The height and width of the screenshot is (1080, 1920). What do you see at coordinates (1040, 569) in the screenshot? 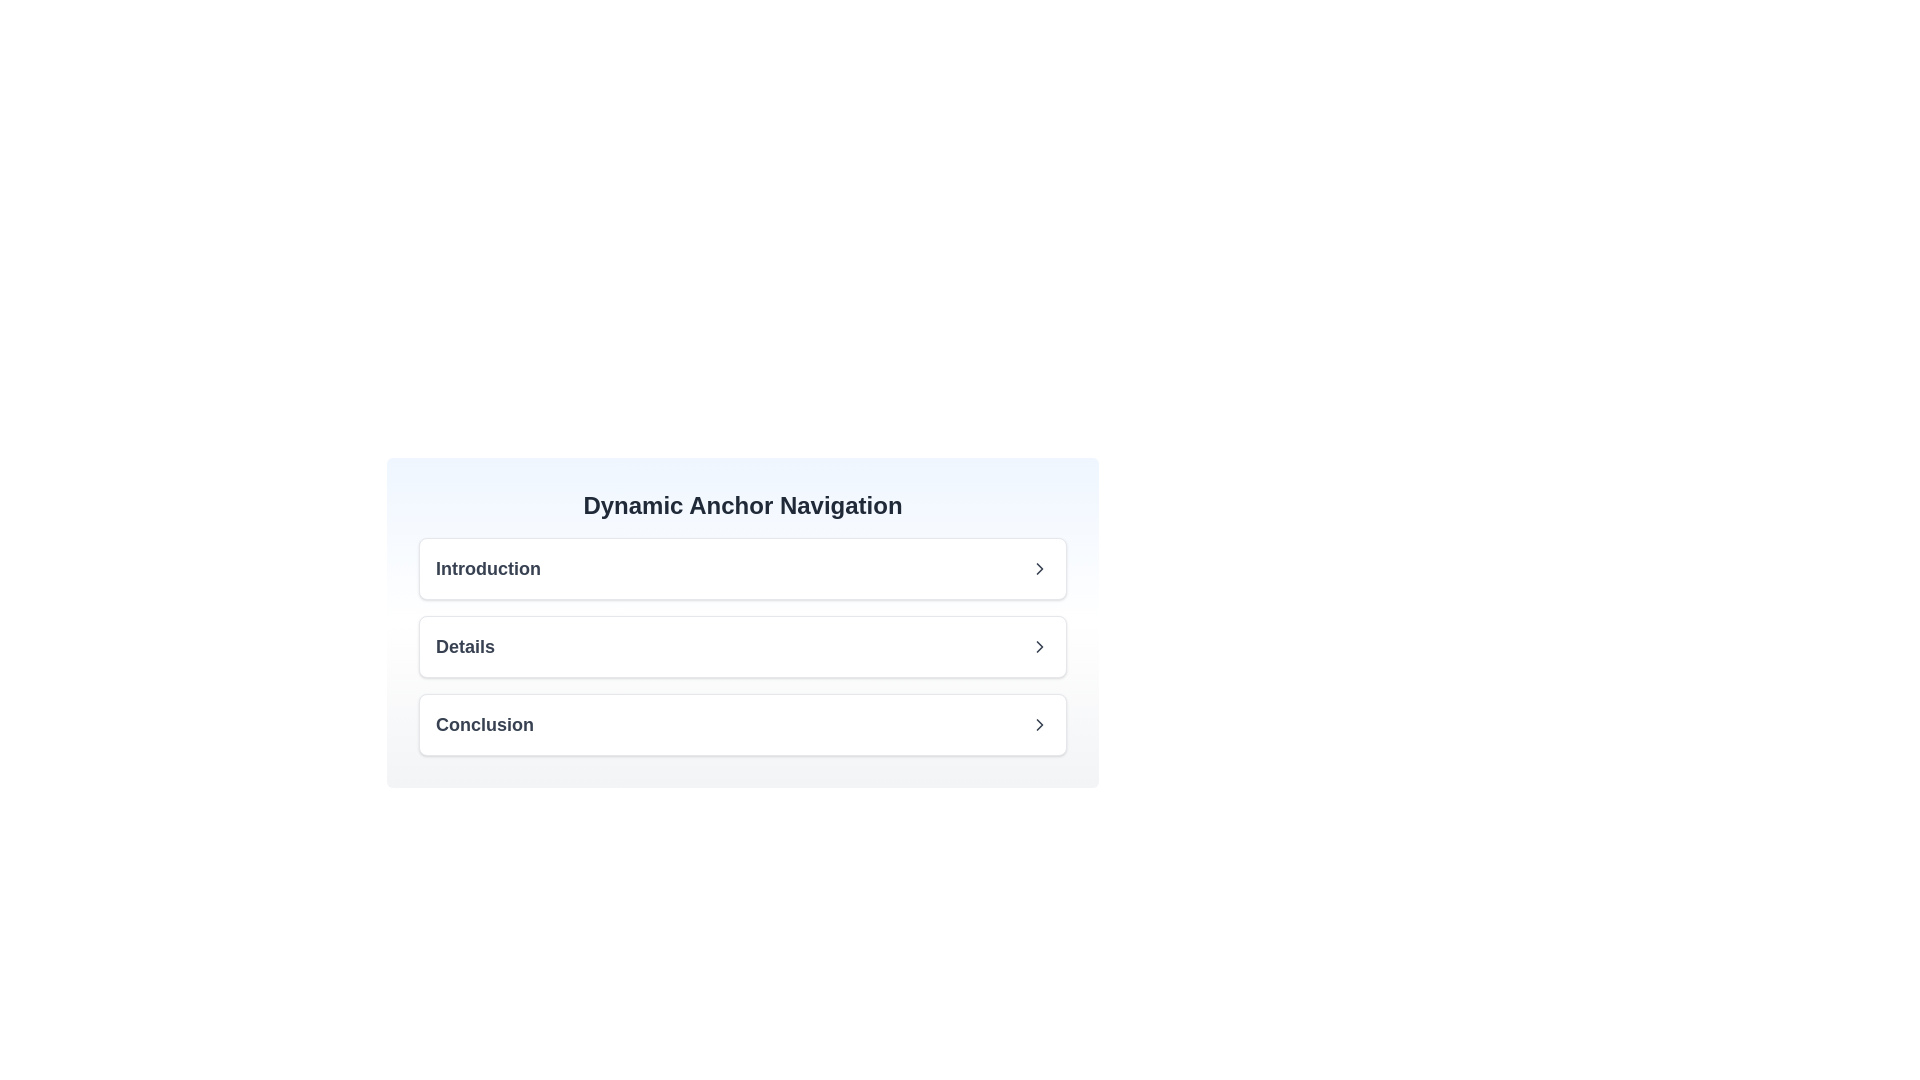
I see `the right-facing chevron icon located at the far-right side of the 'Introduction' button in the vertical navigation list` at bounding box center [1040, 569].